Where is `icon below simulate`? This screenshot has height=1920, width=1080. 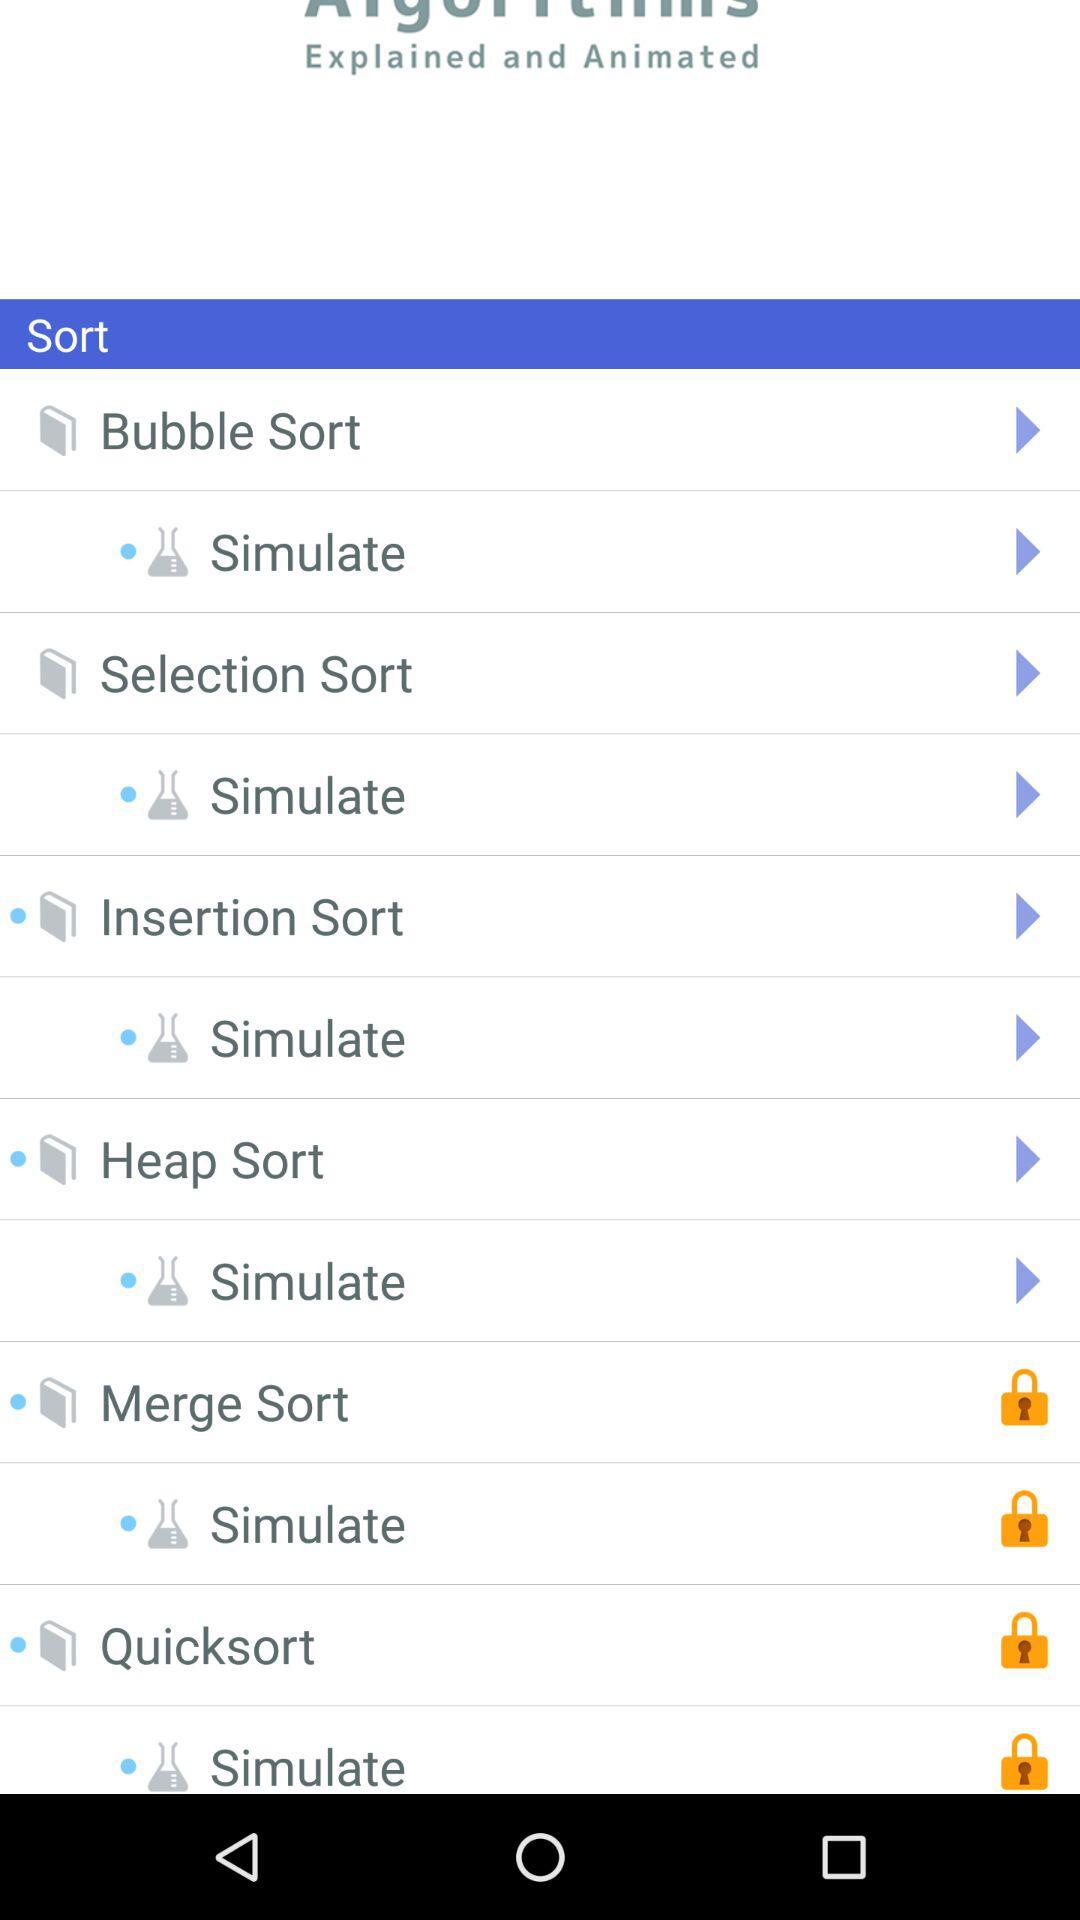 icon below simulate is located at coordinates (212, 1159).